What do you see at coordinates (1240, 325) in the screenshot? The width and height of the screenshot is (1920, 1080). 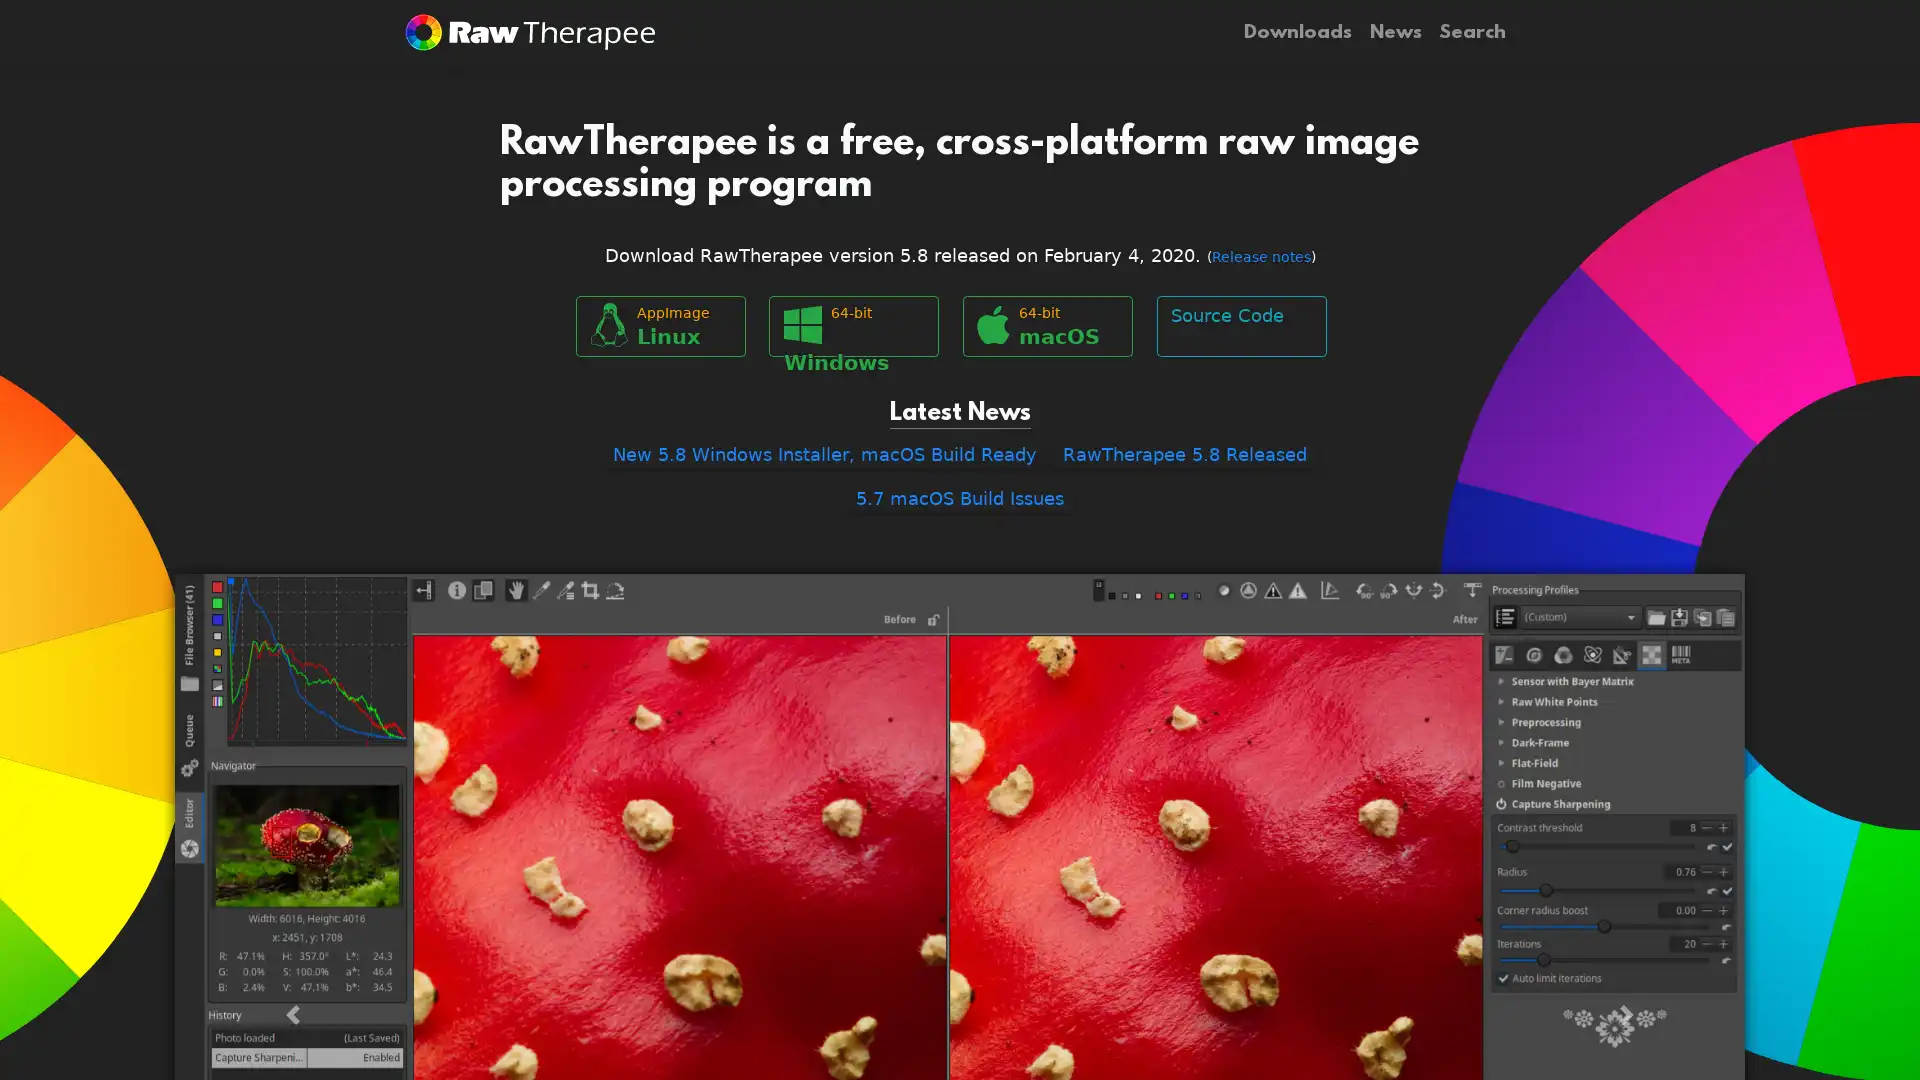 I see `Source Code` at bounding box center [1240, 325].